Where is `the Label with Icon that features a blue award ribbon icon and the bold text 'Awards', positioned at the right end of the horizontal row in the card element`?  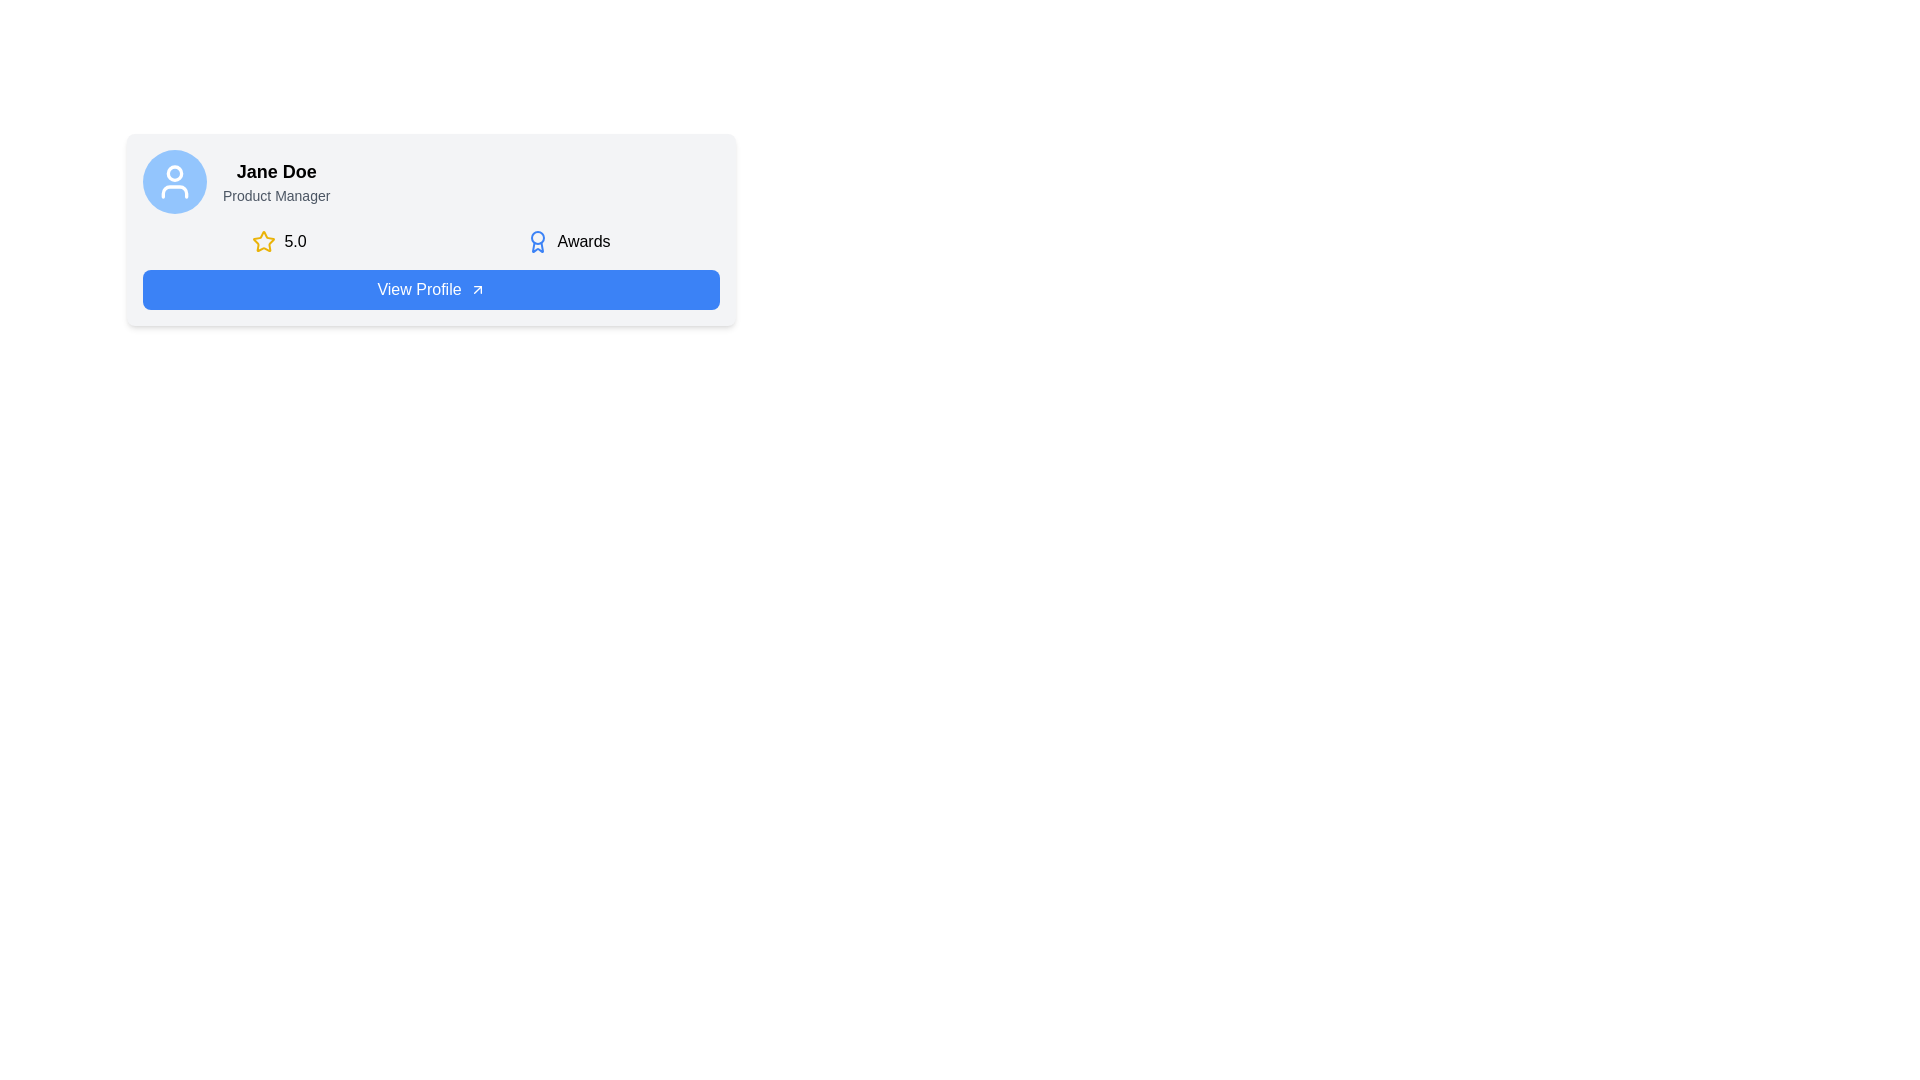 the Label with Icon that features a blue award ribbon icon and the bold text 'Awards', positioned at the right end of the horizontal row in the card element is located at coordinates (567, 241).